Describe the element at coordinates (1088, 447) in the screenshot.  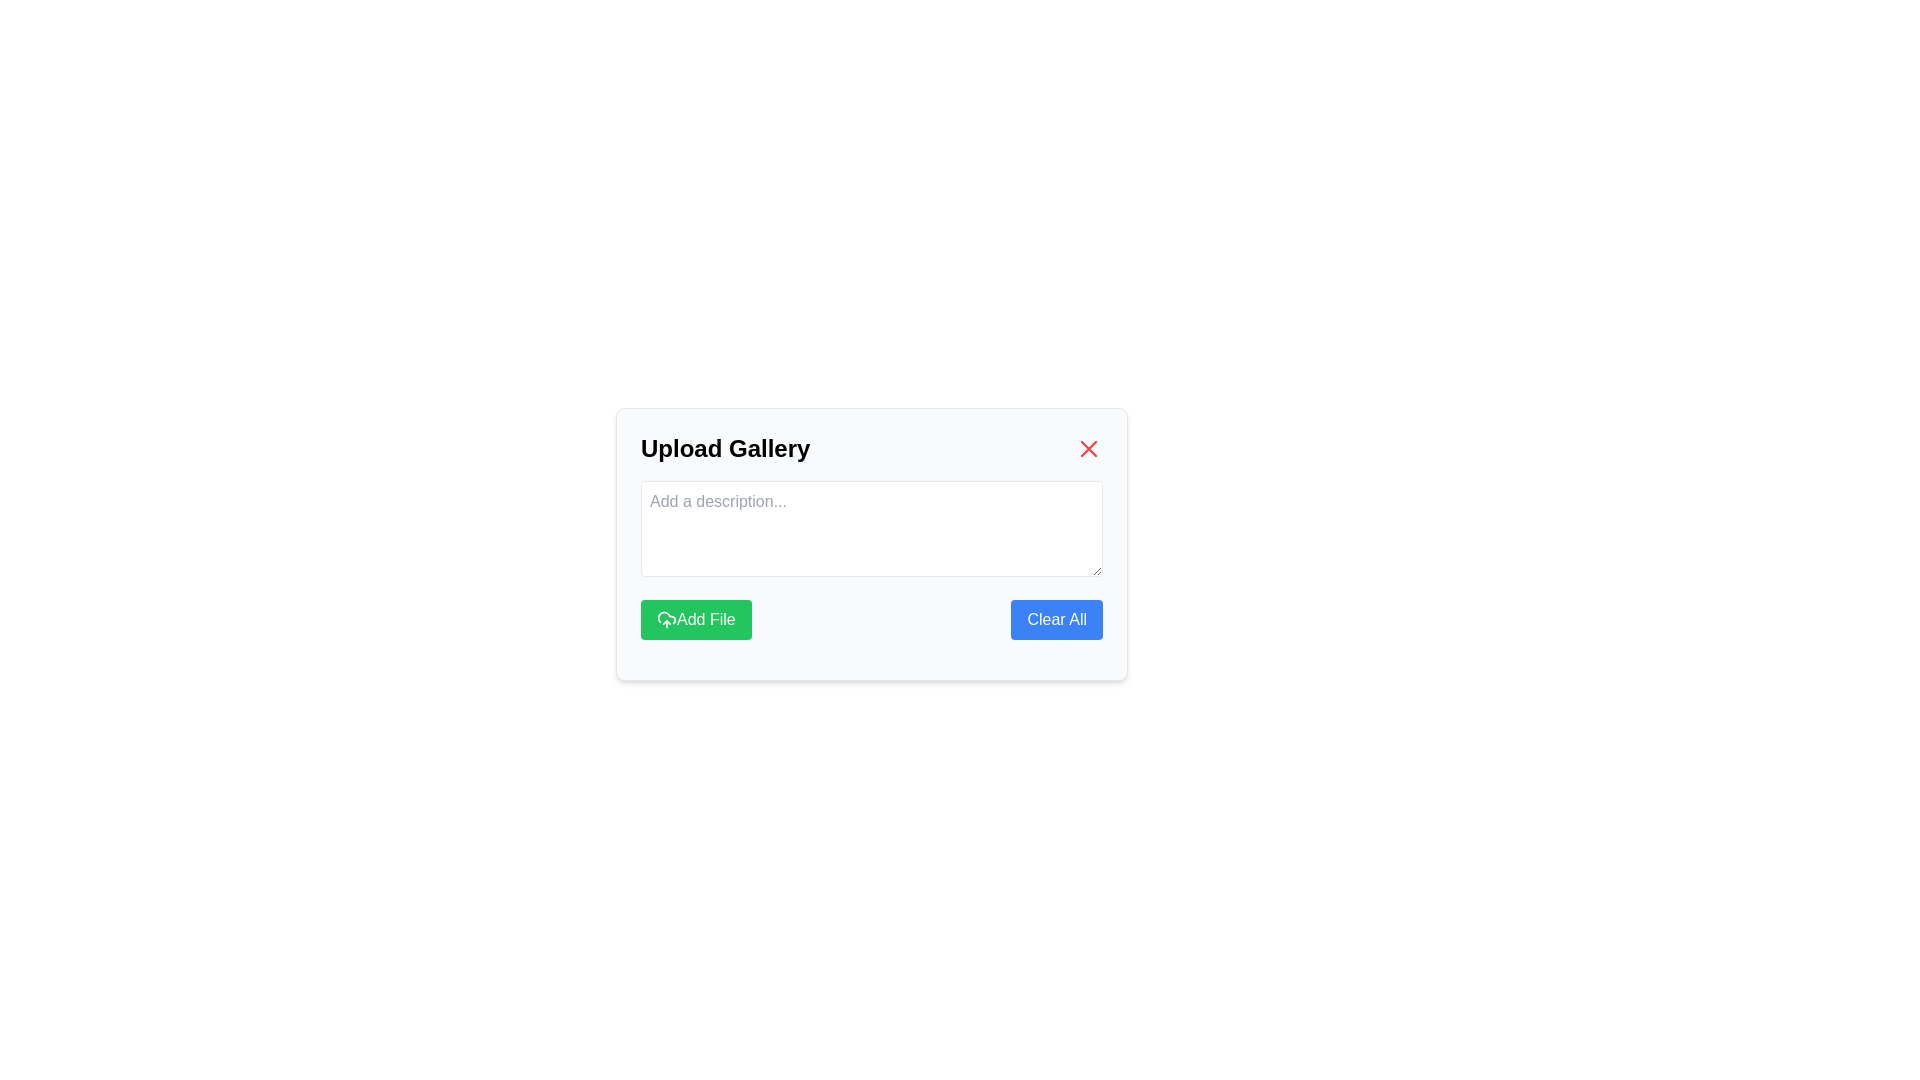
I see `the red 'X' close button located in the top-right corner of the white upload gallery modal` at that location.